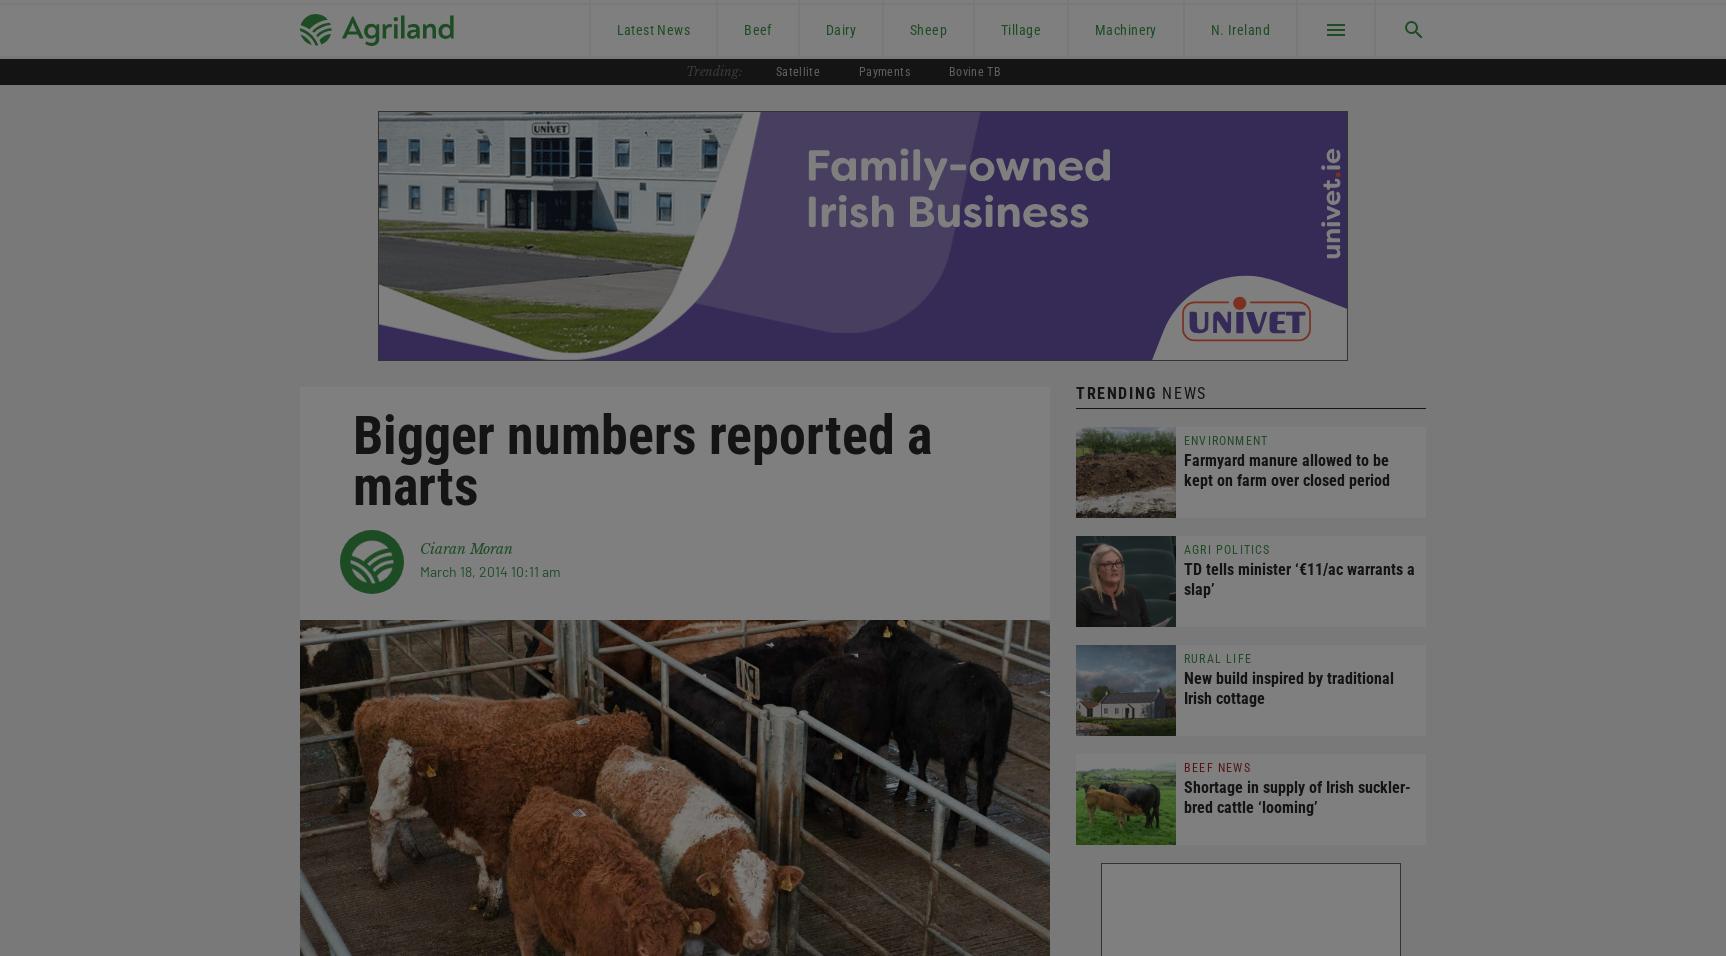 The image size is (1726, 956). I want to click on 'Bovine TB', so click(973, 70).